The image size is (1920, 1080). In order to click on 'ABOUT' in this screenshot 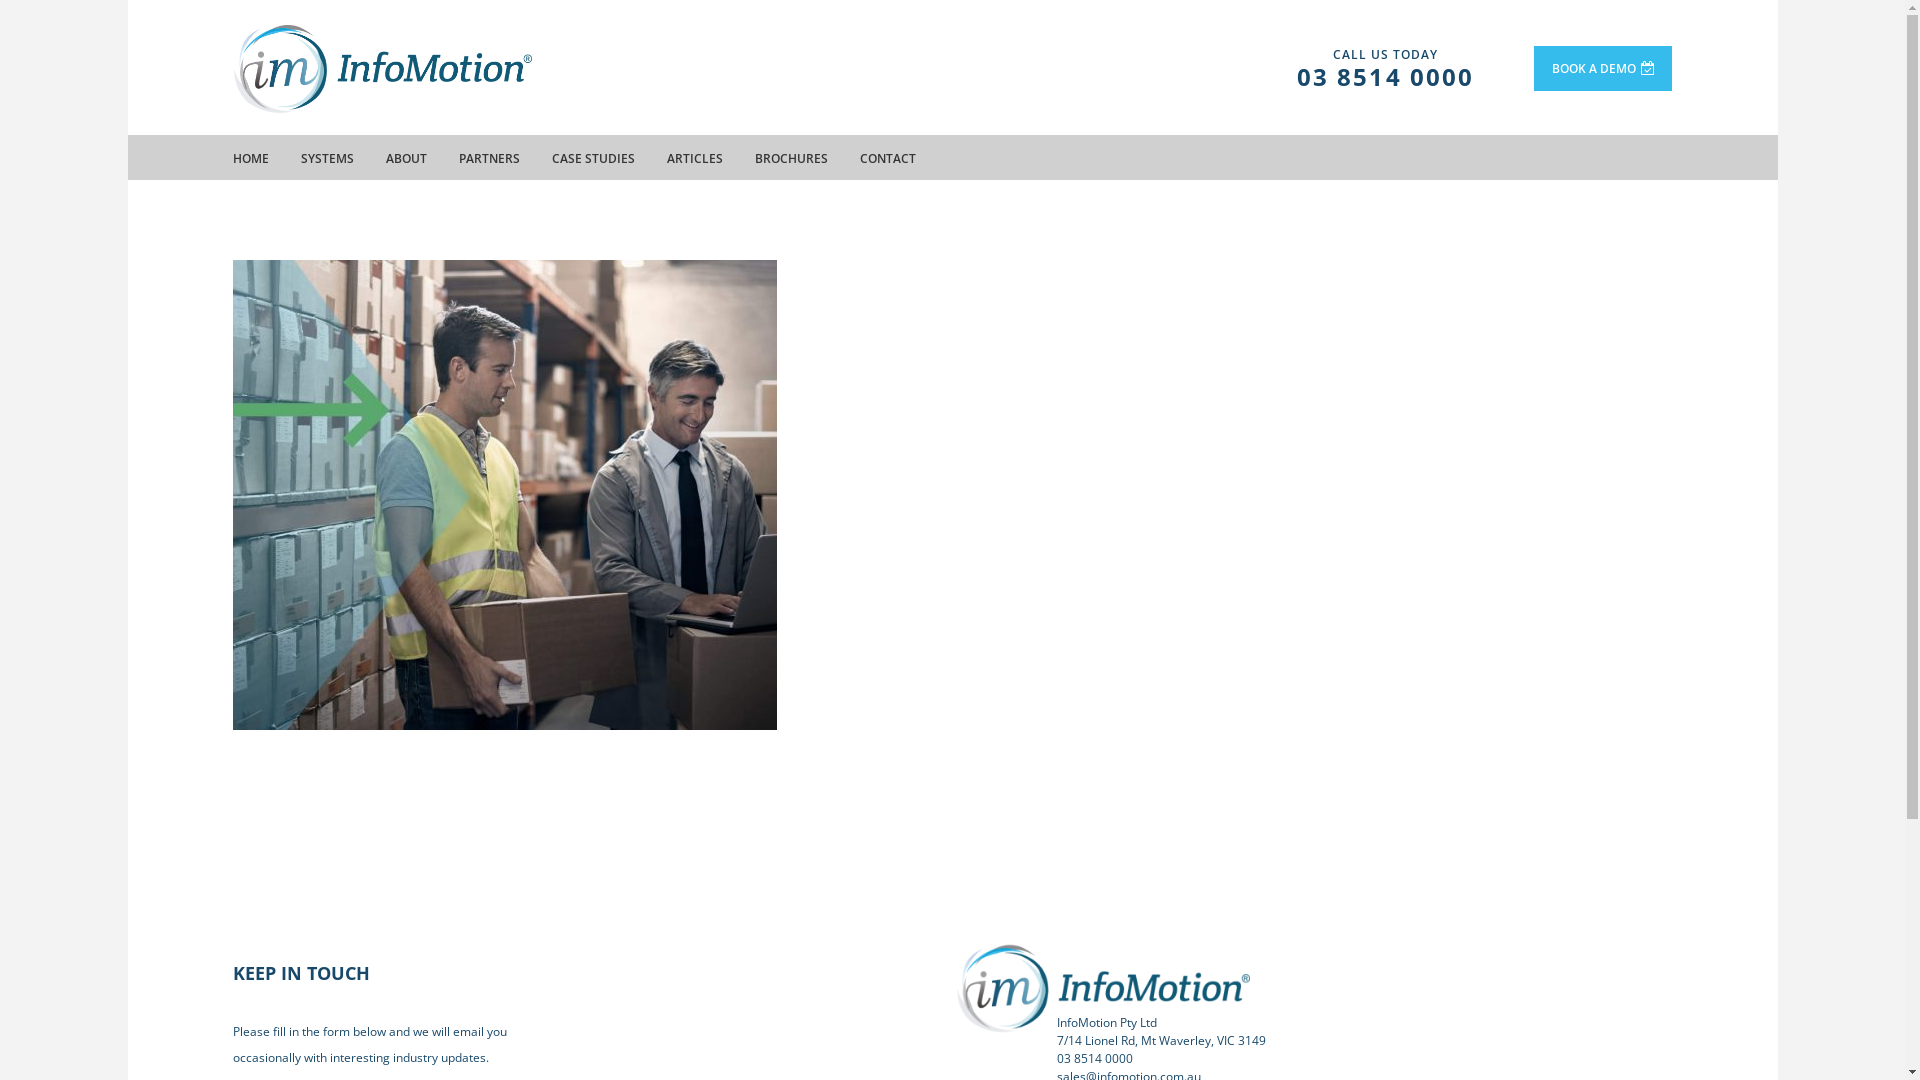, I will do `click(385, 157)`.